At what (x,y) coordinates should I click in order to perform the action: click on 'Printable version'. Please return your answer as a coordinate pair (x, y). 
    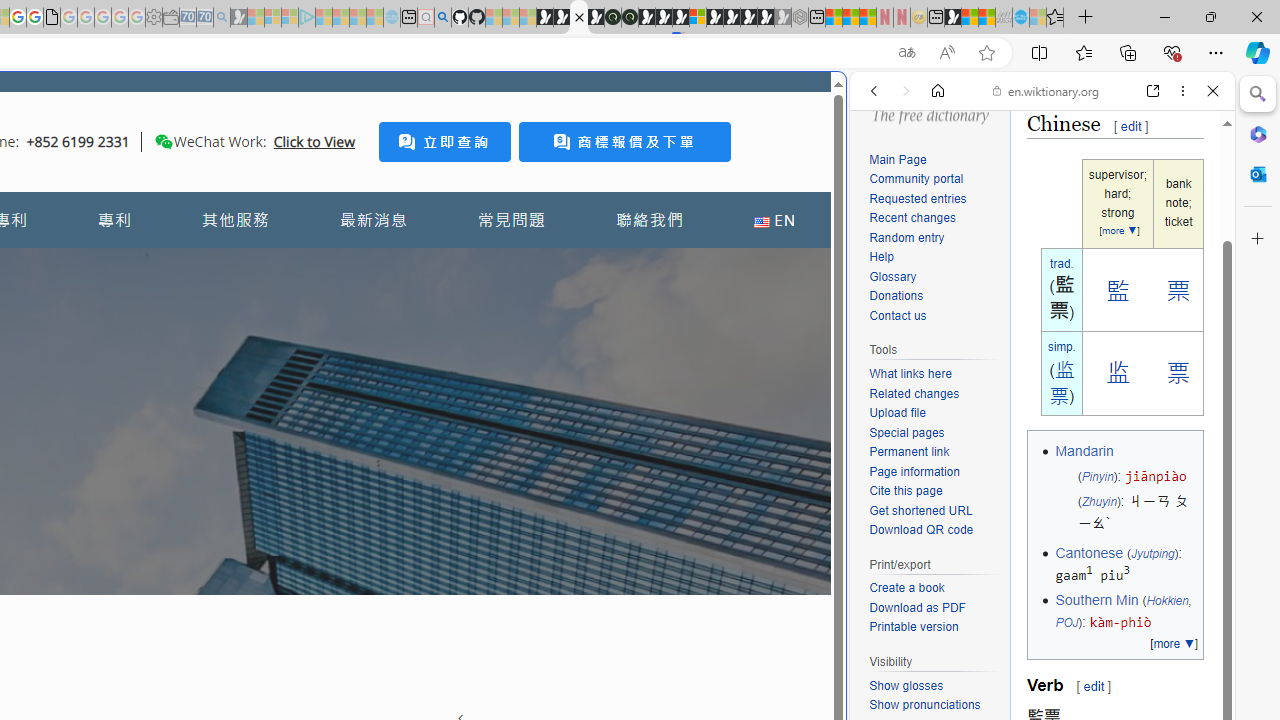
    Looking at the image, I should click on (934, 626).